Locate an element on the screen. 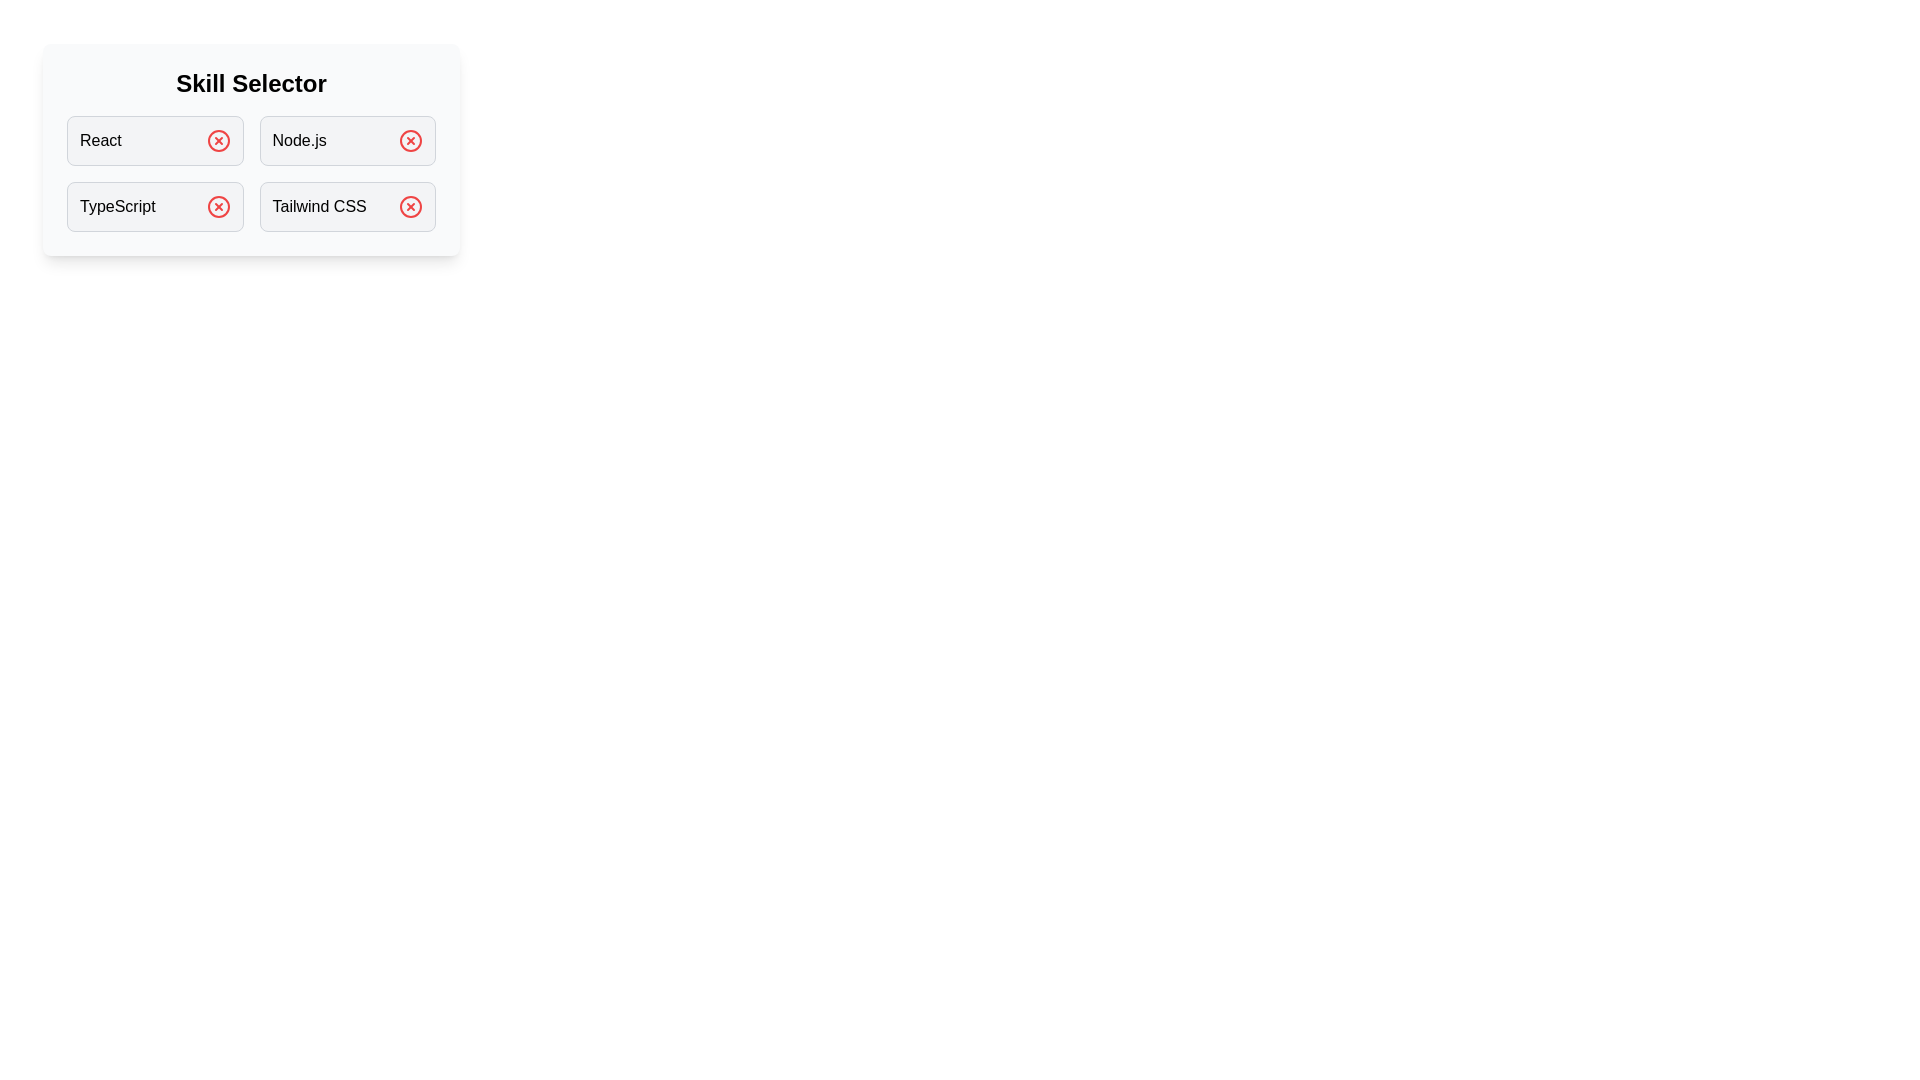  the skill box labeled TypeScript is located at coordinates (154, 207).